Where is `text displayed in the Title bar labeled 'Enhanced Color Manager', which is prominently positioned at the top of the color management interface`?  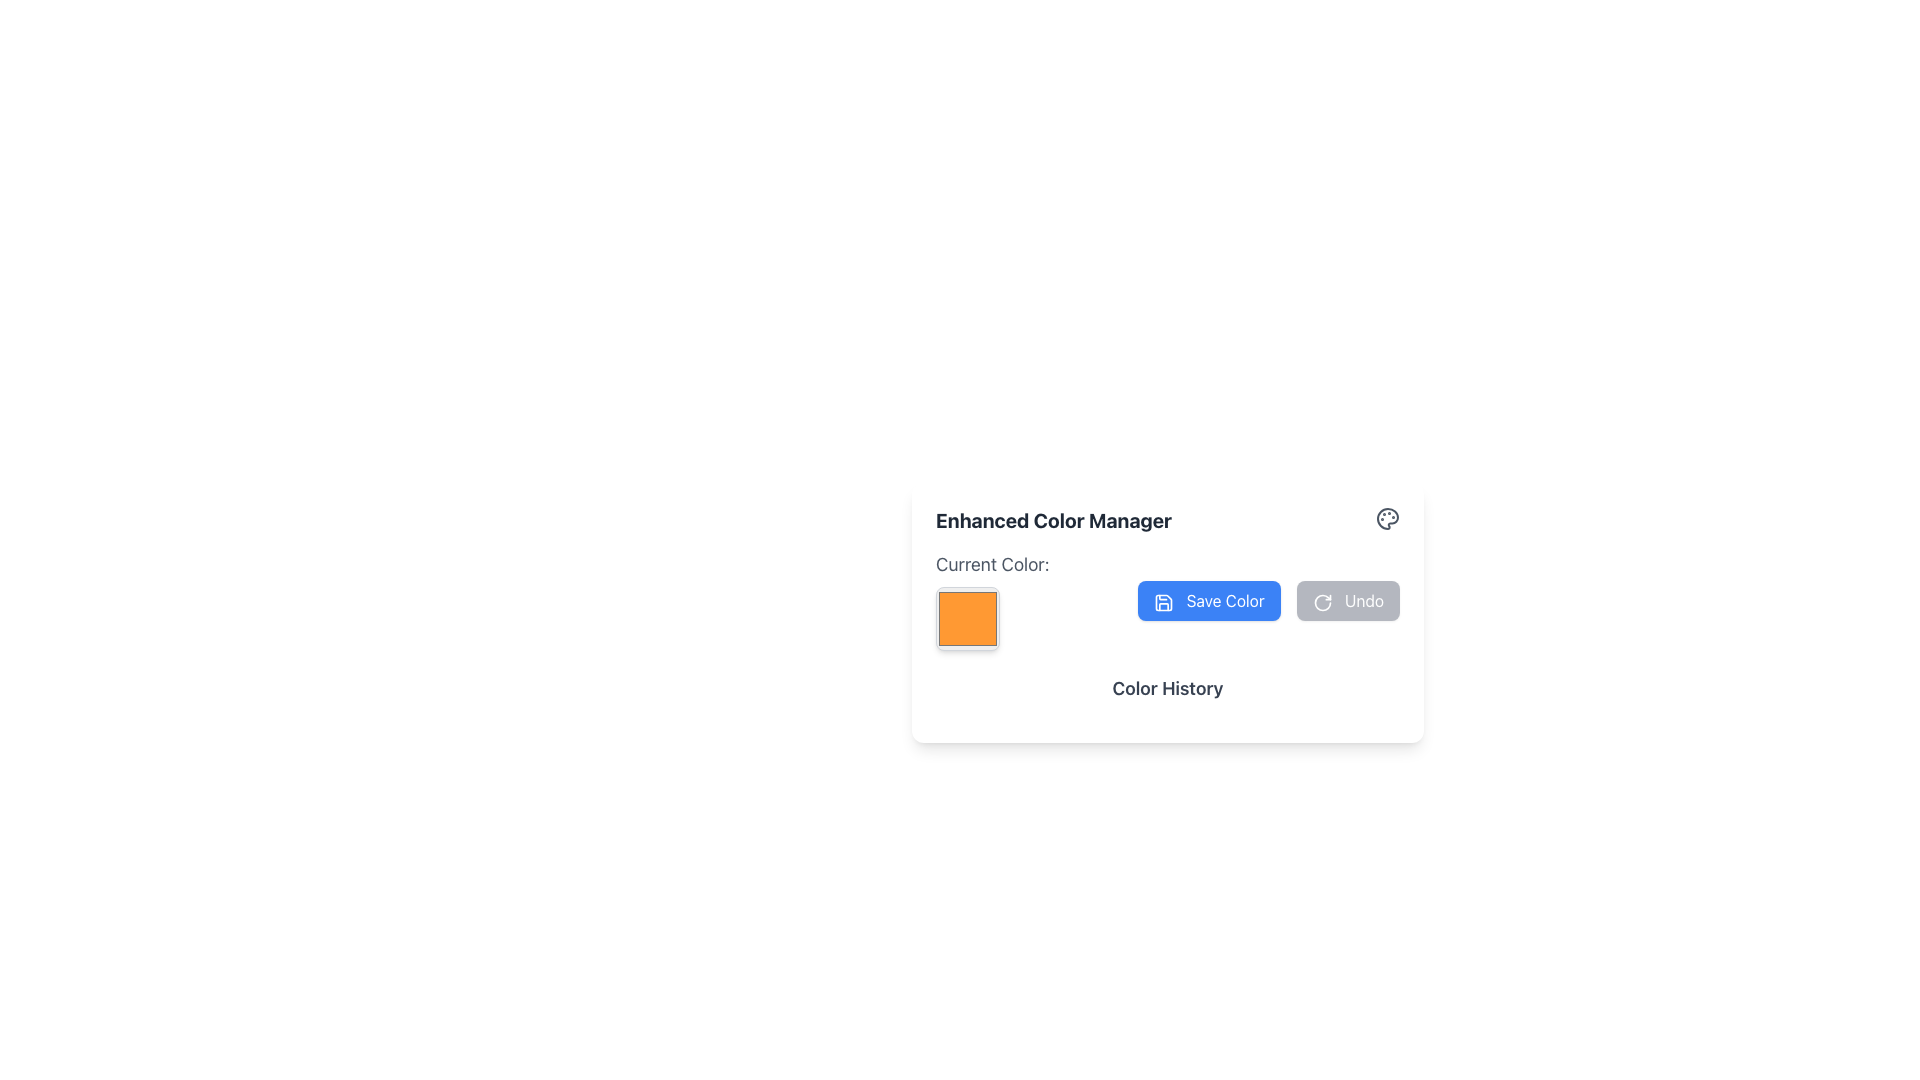 text displayed in the Title bar labeled 'Enhanced Color Manager', which is prominently positioned at the top of the color management interface is located at coordinates (1167, 519).